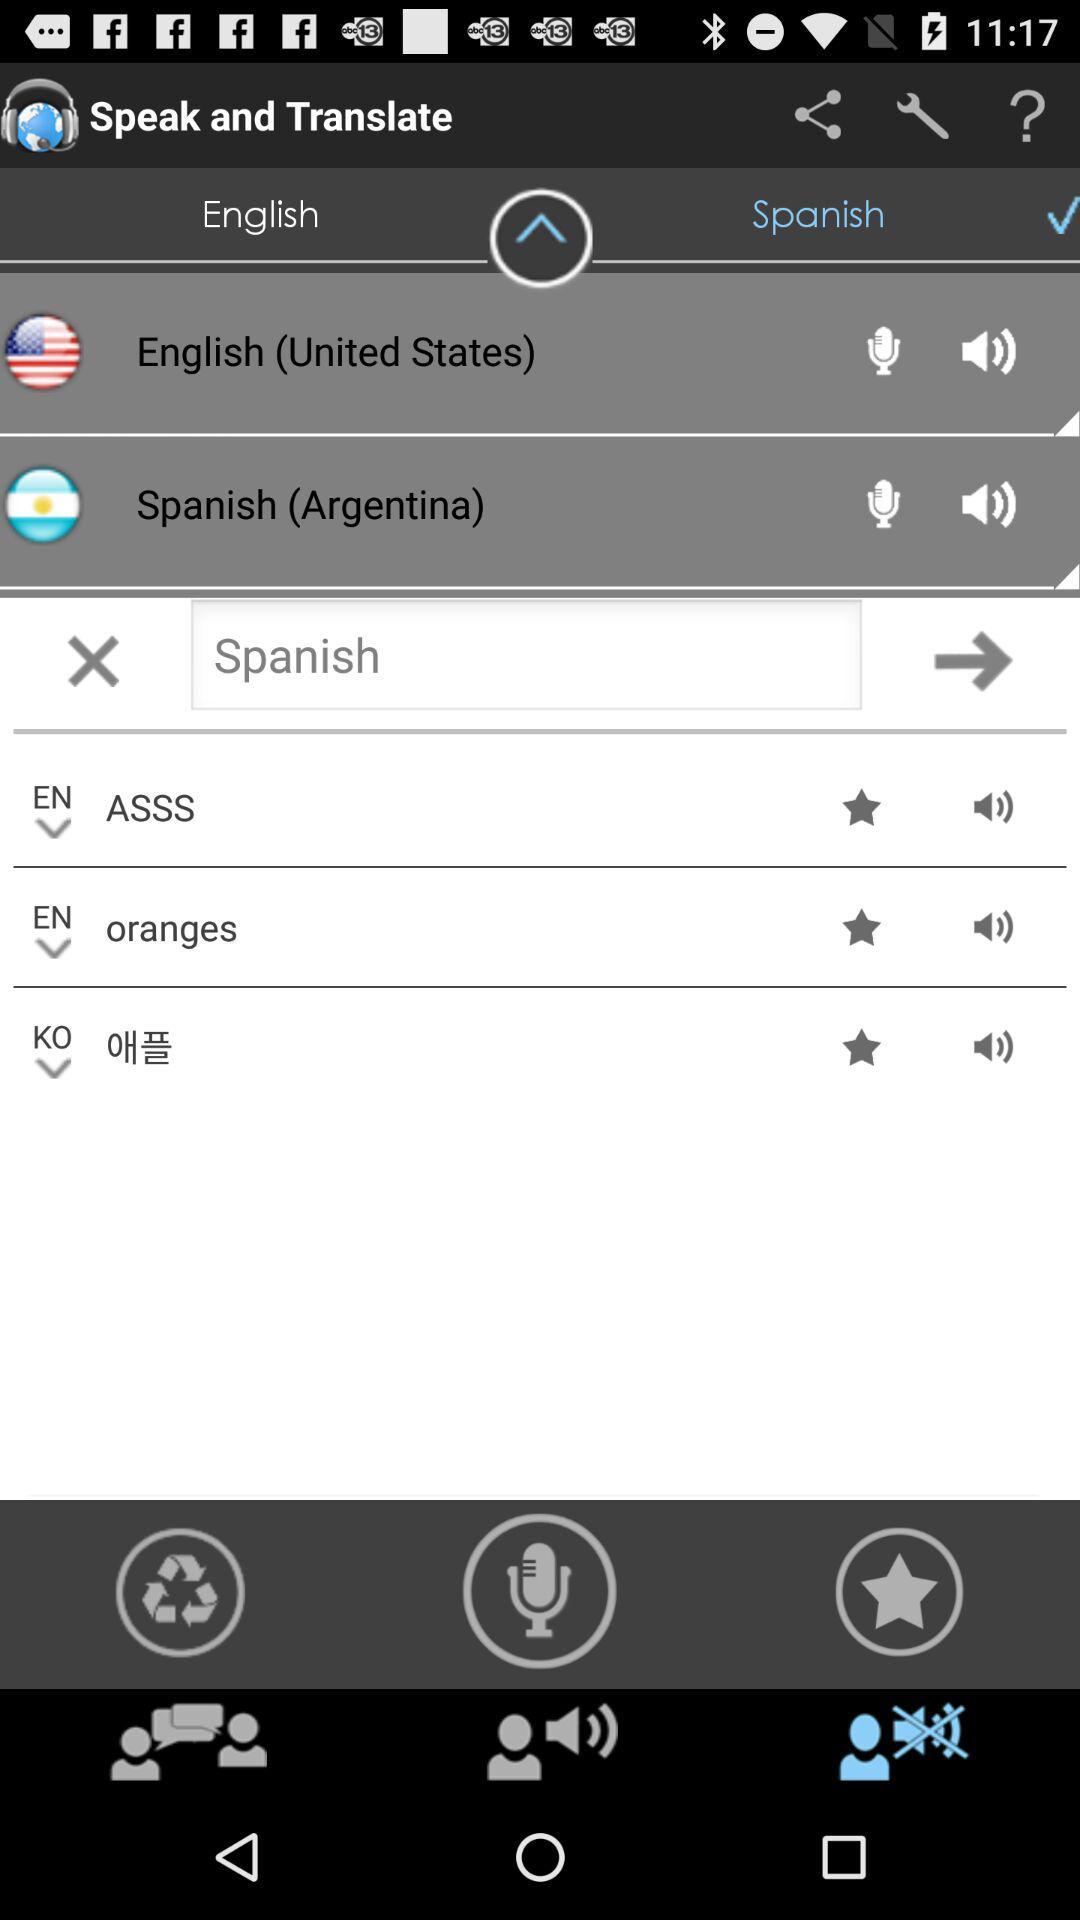 The width and height of the screenshot is (1080, 1920). I want to click on to favorites, so click(898, 1590).